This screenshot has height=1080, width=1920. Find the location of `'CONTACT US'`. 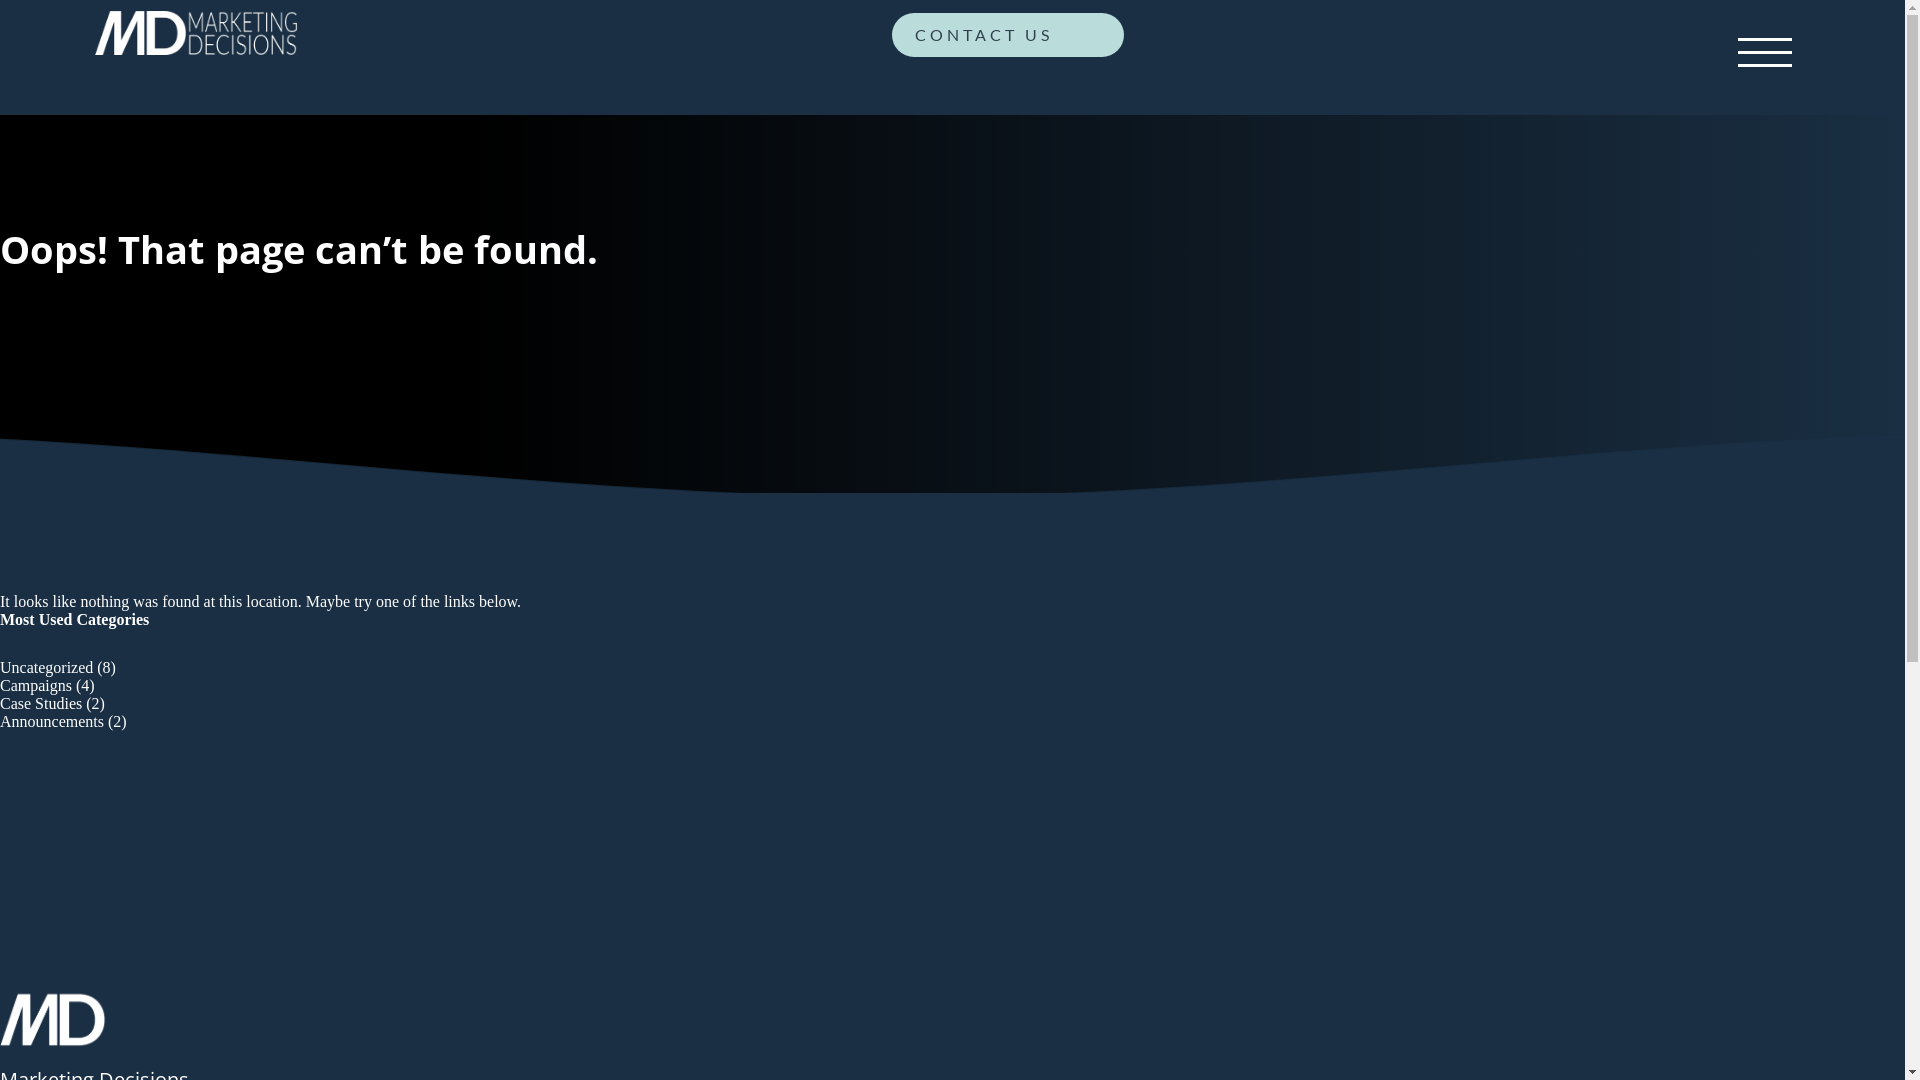

'CONTACT US' is located at coordinates (1008, 34).